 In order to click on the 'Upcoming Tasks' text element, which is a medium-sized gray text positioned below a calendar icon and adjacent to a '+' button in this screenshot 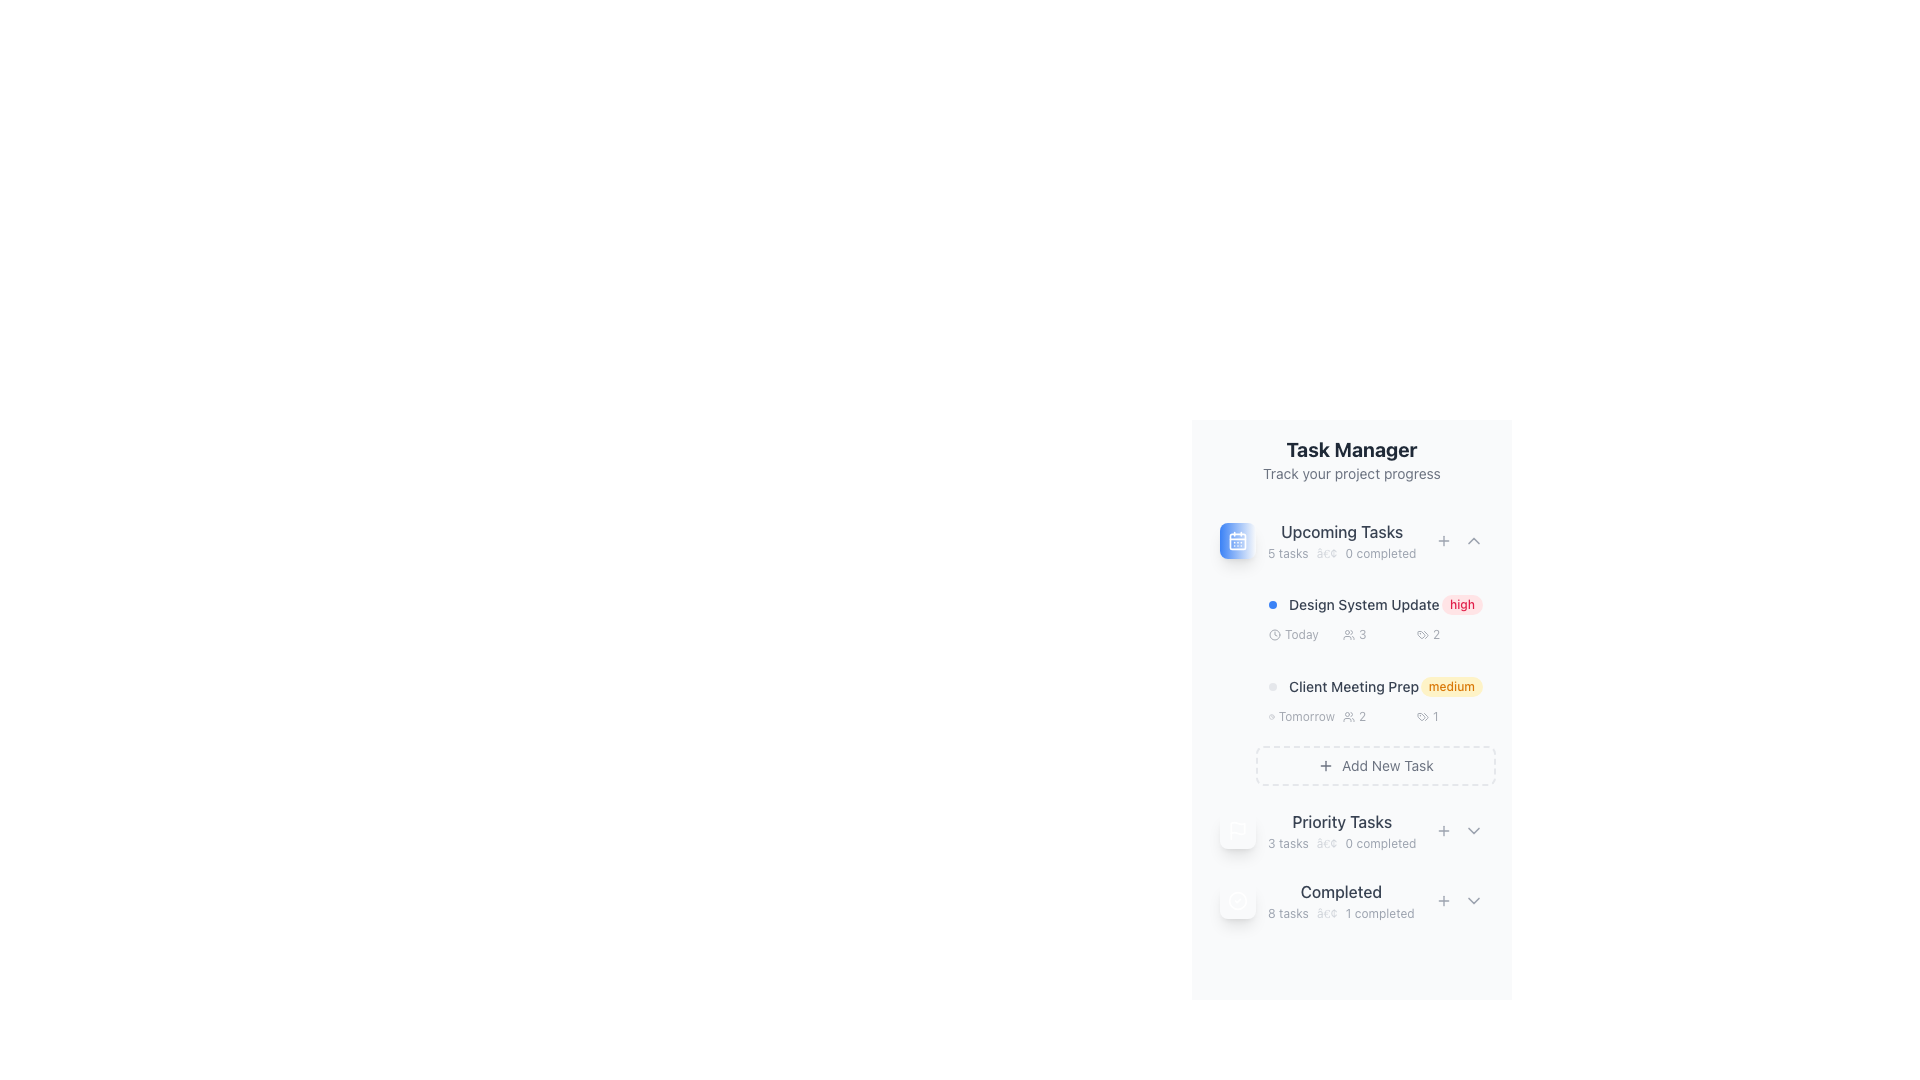, I will do `click(1342, 531)`.